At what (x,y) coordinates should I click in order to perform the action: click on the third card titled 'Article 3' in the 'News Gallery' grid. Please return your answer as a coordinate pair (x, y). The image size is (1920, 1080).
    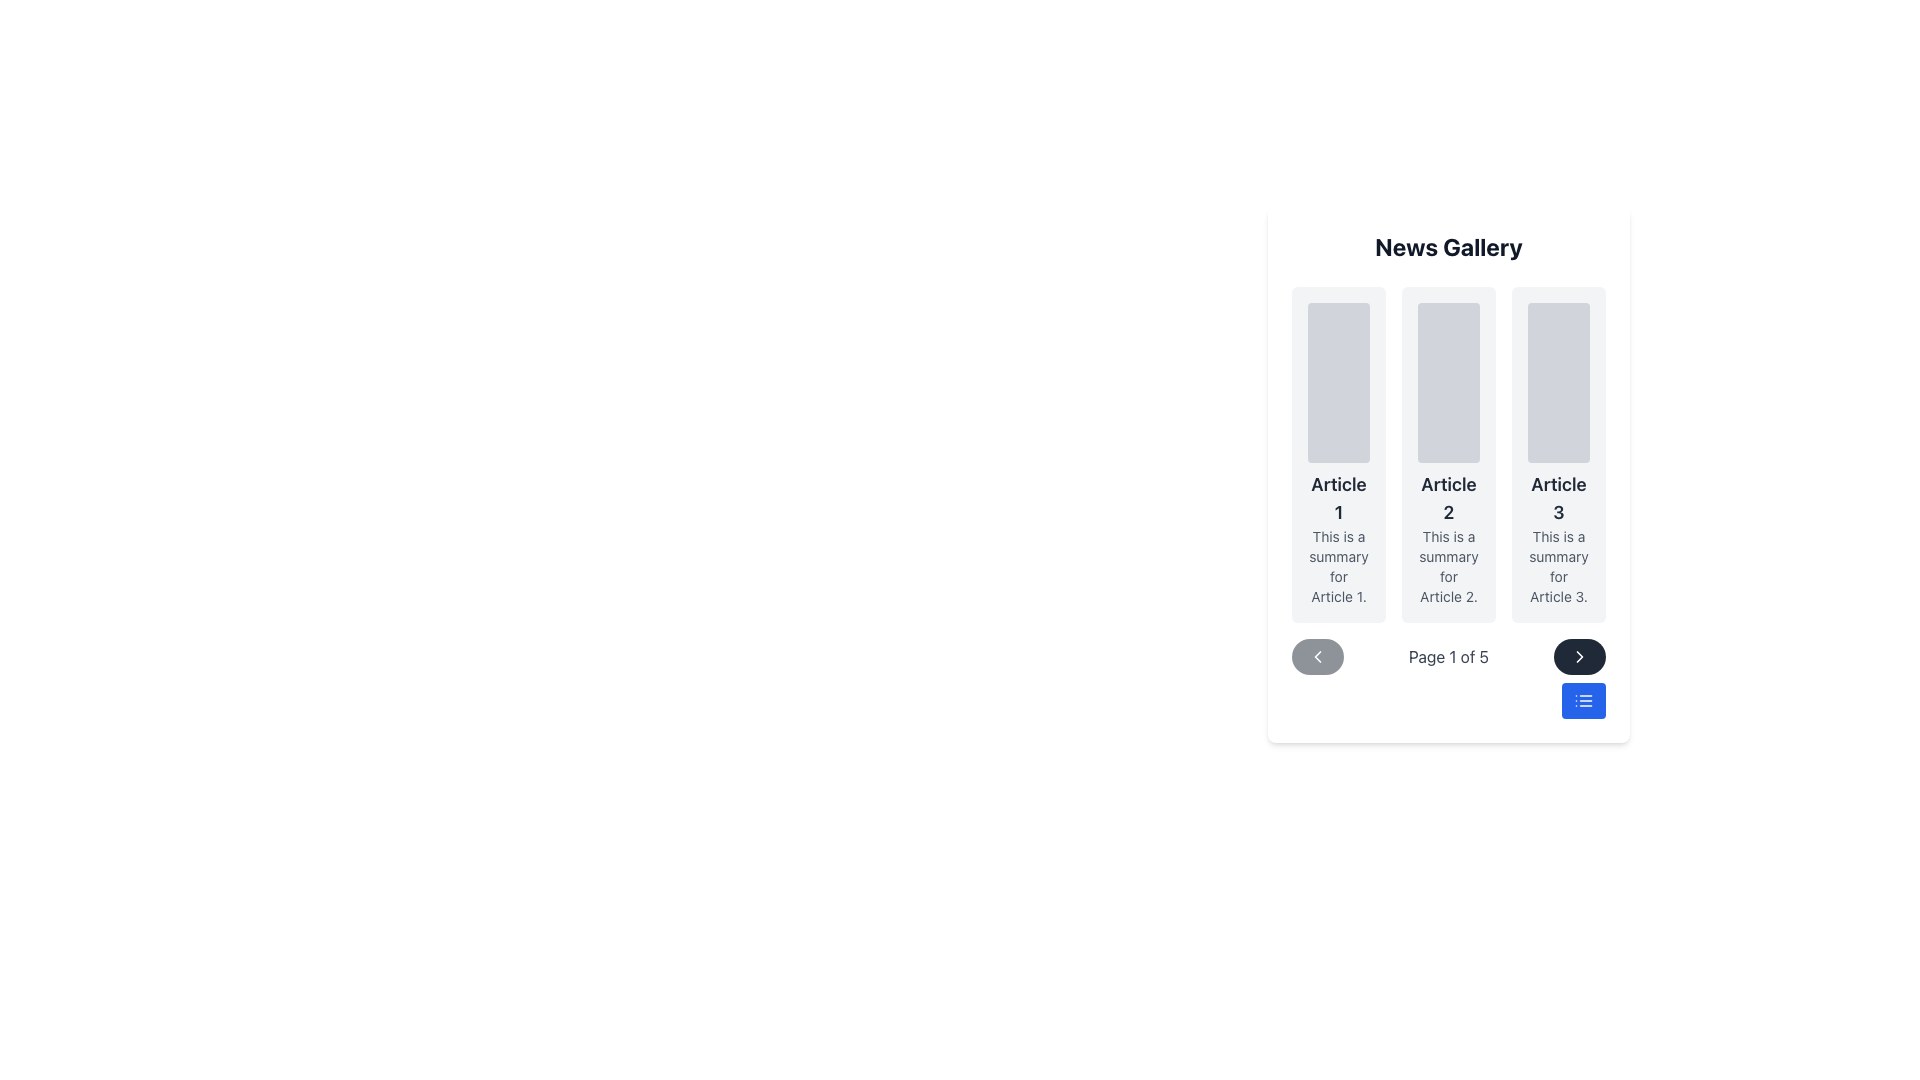
    Looking at the image, I should click on (1558, 455).